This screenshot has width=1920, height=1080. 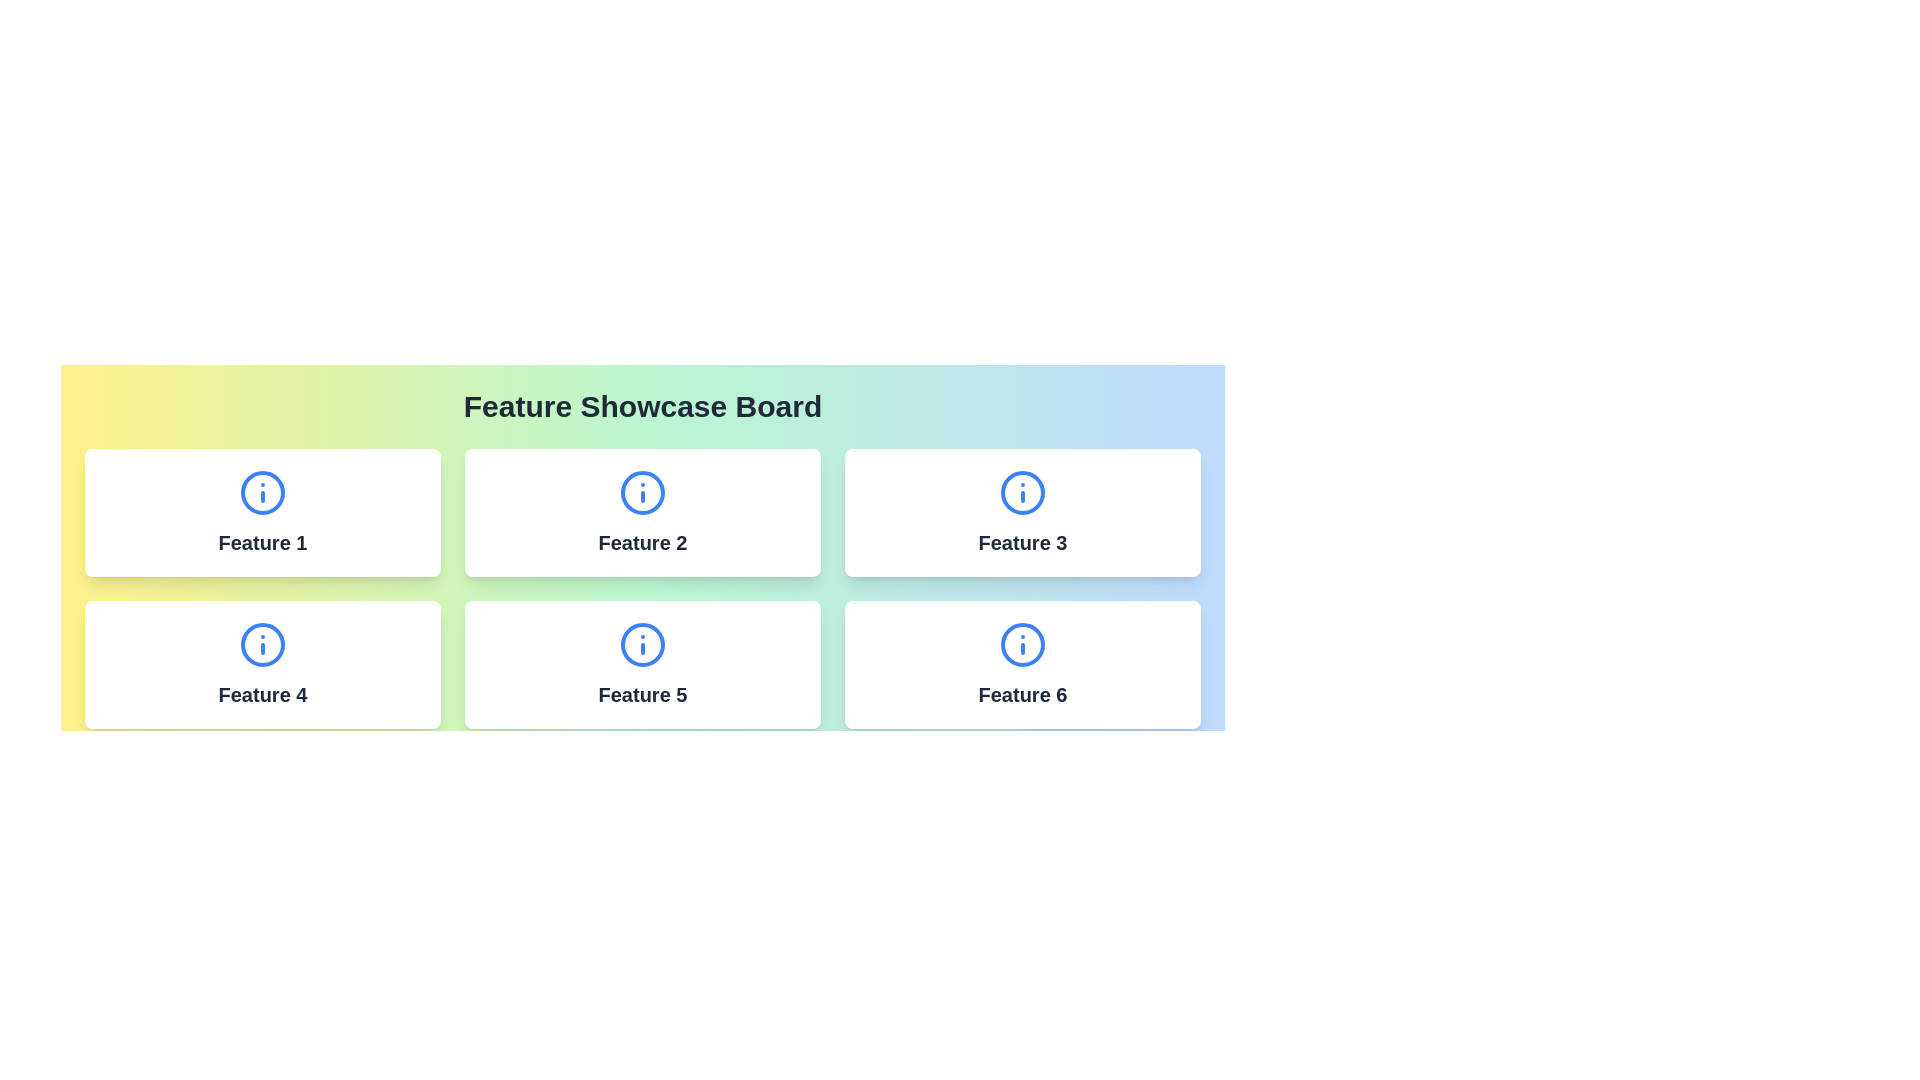 What do you see at coordinates (1022, 664) in the screenshot?
I see `the Interactive card labeled 'Feature 6' located at the bottom-right corner of the grid layout` at bounding box center [1022, 664].